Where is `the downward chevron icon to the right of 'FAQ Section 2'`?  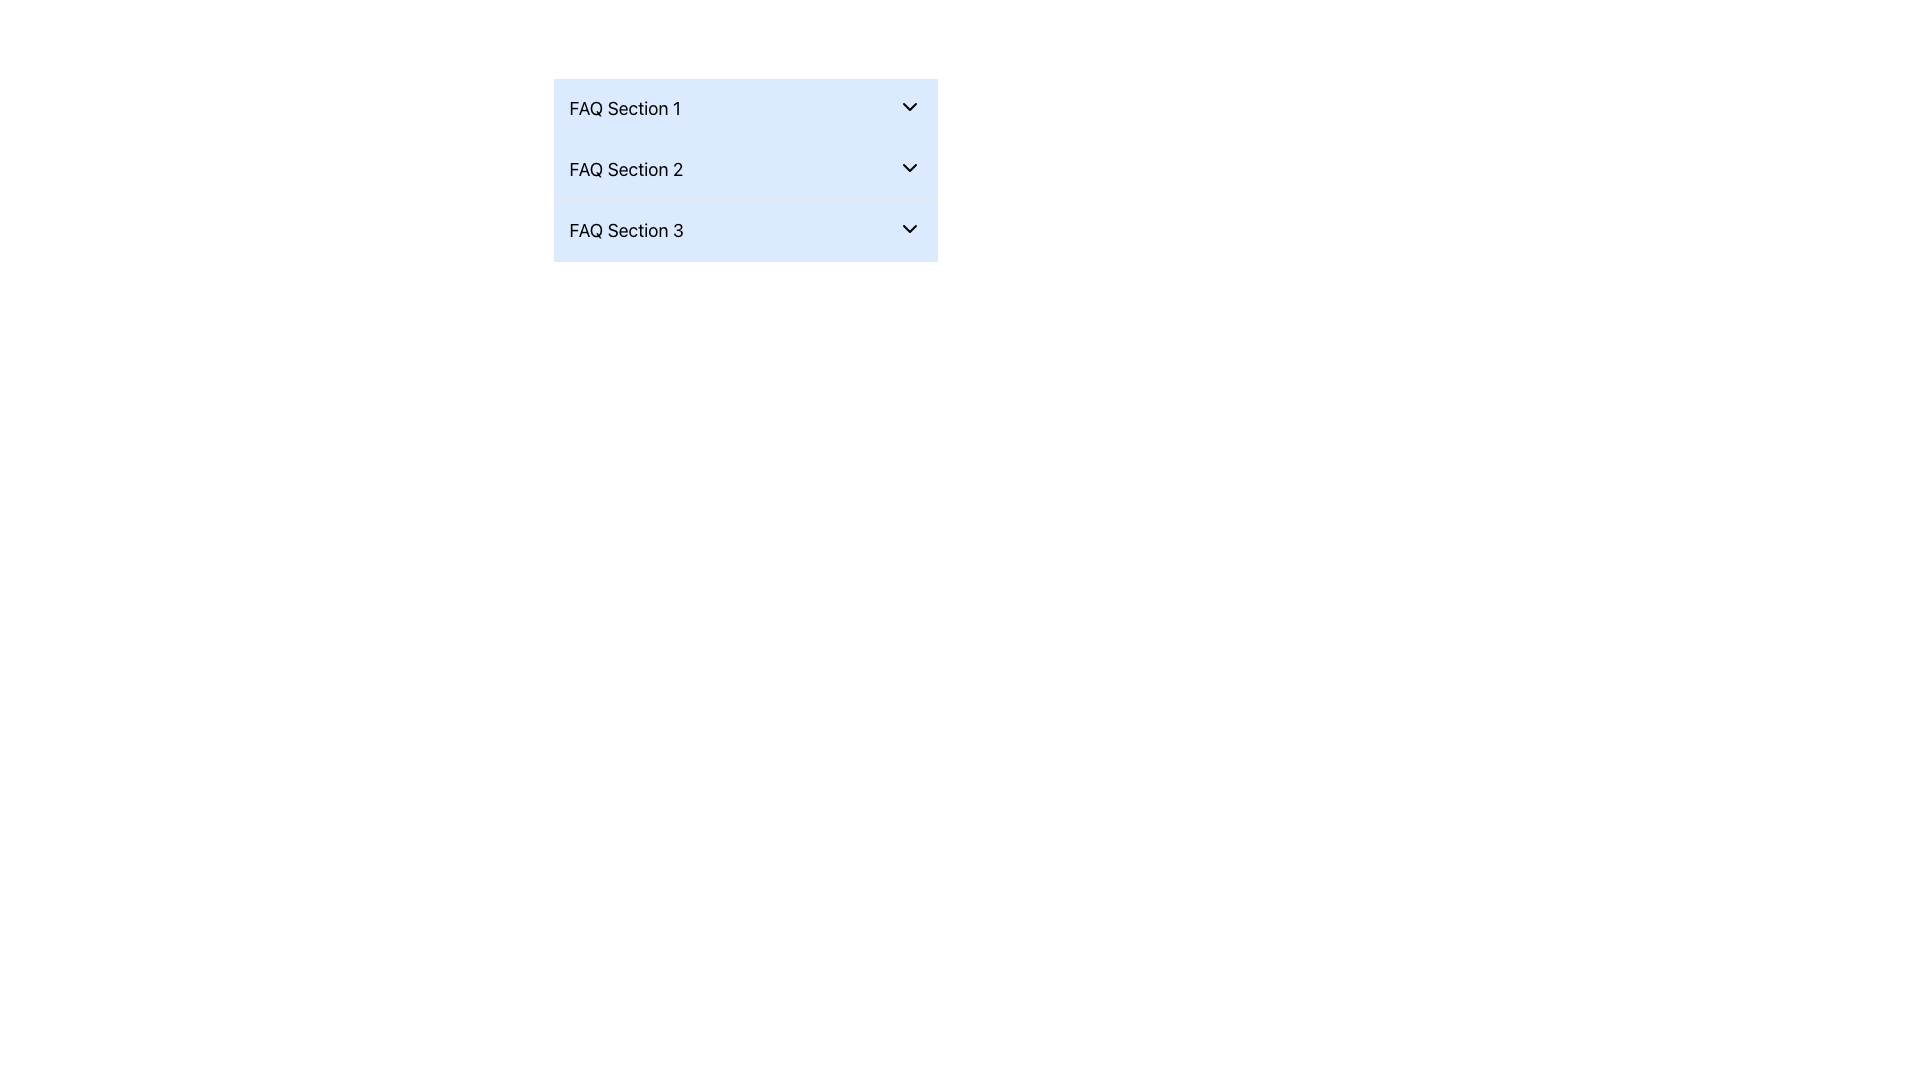 the downward chevron icon to the right of 'FAQ Section 2' is located at coordinates (908, 167).